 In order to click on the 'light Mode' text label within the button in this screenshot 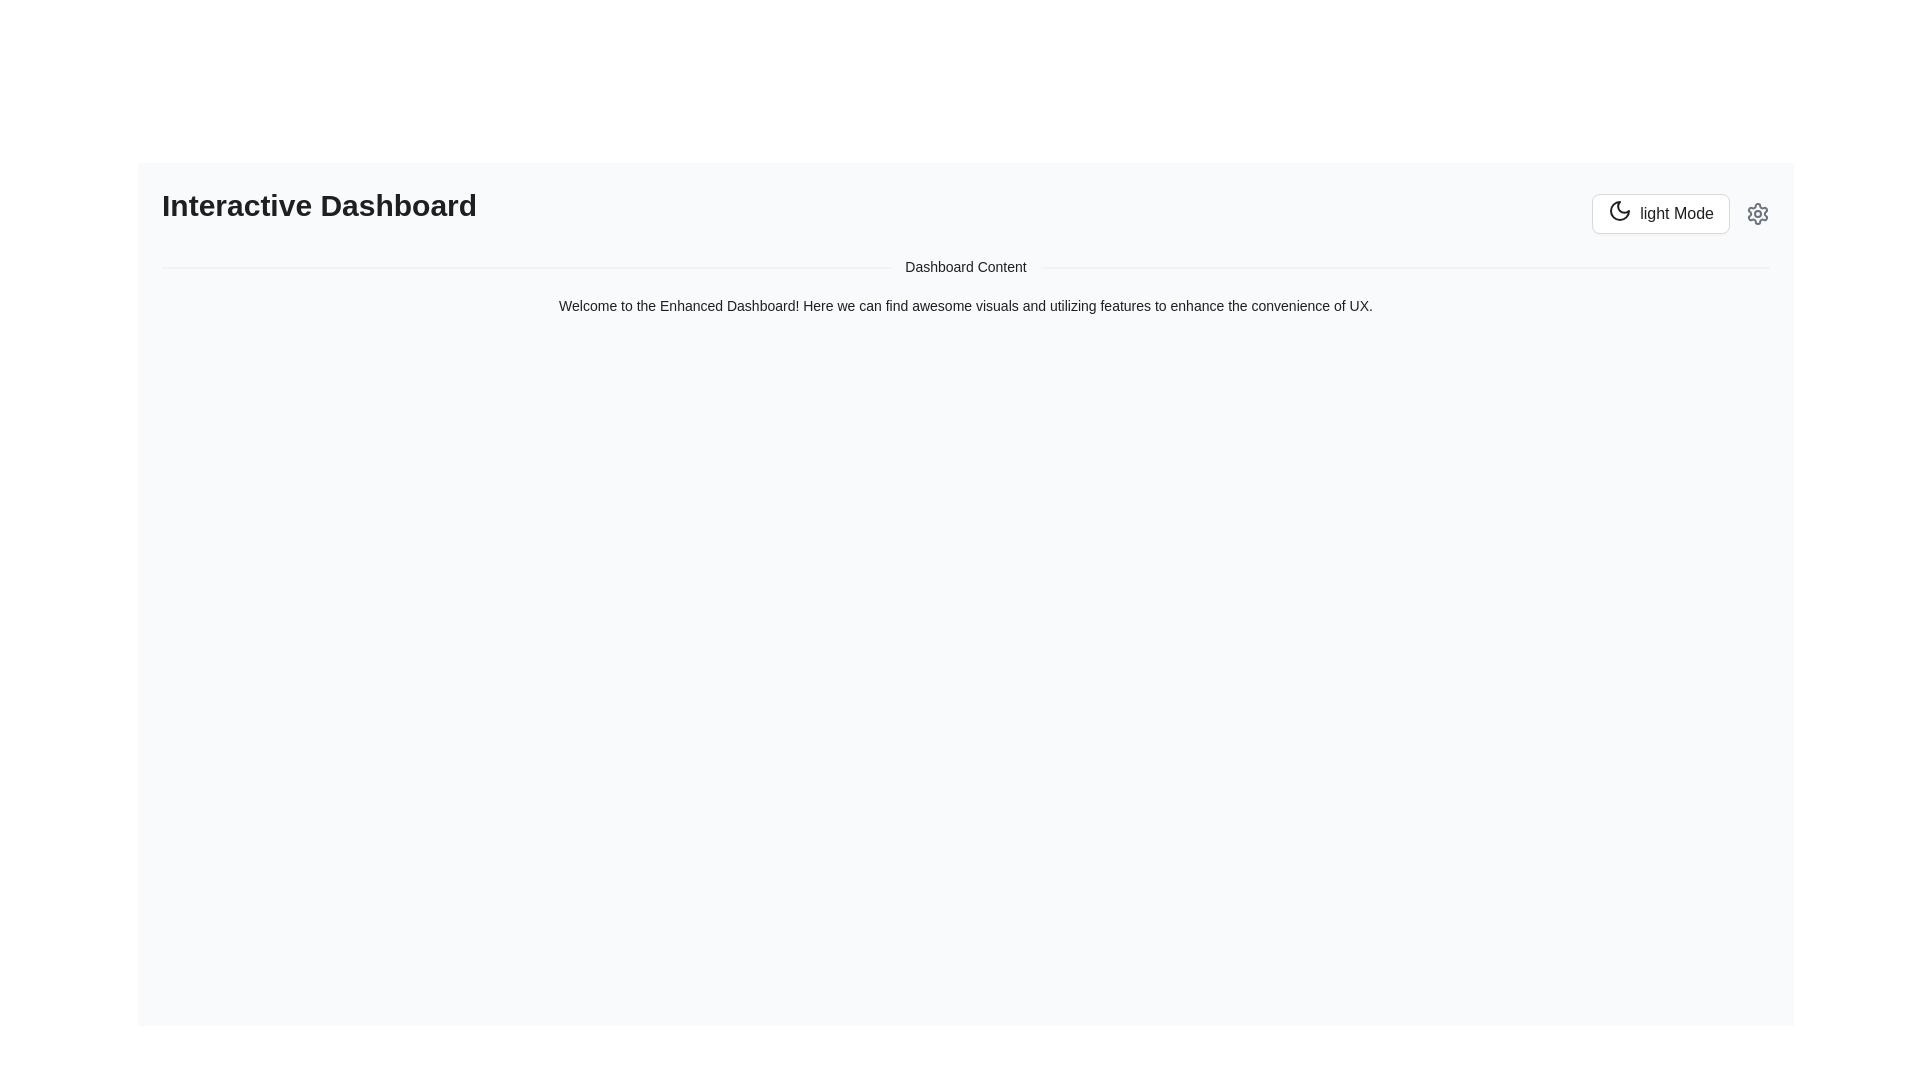, I will do `click(1677, 213)`.